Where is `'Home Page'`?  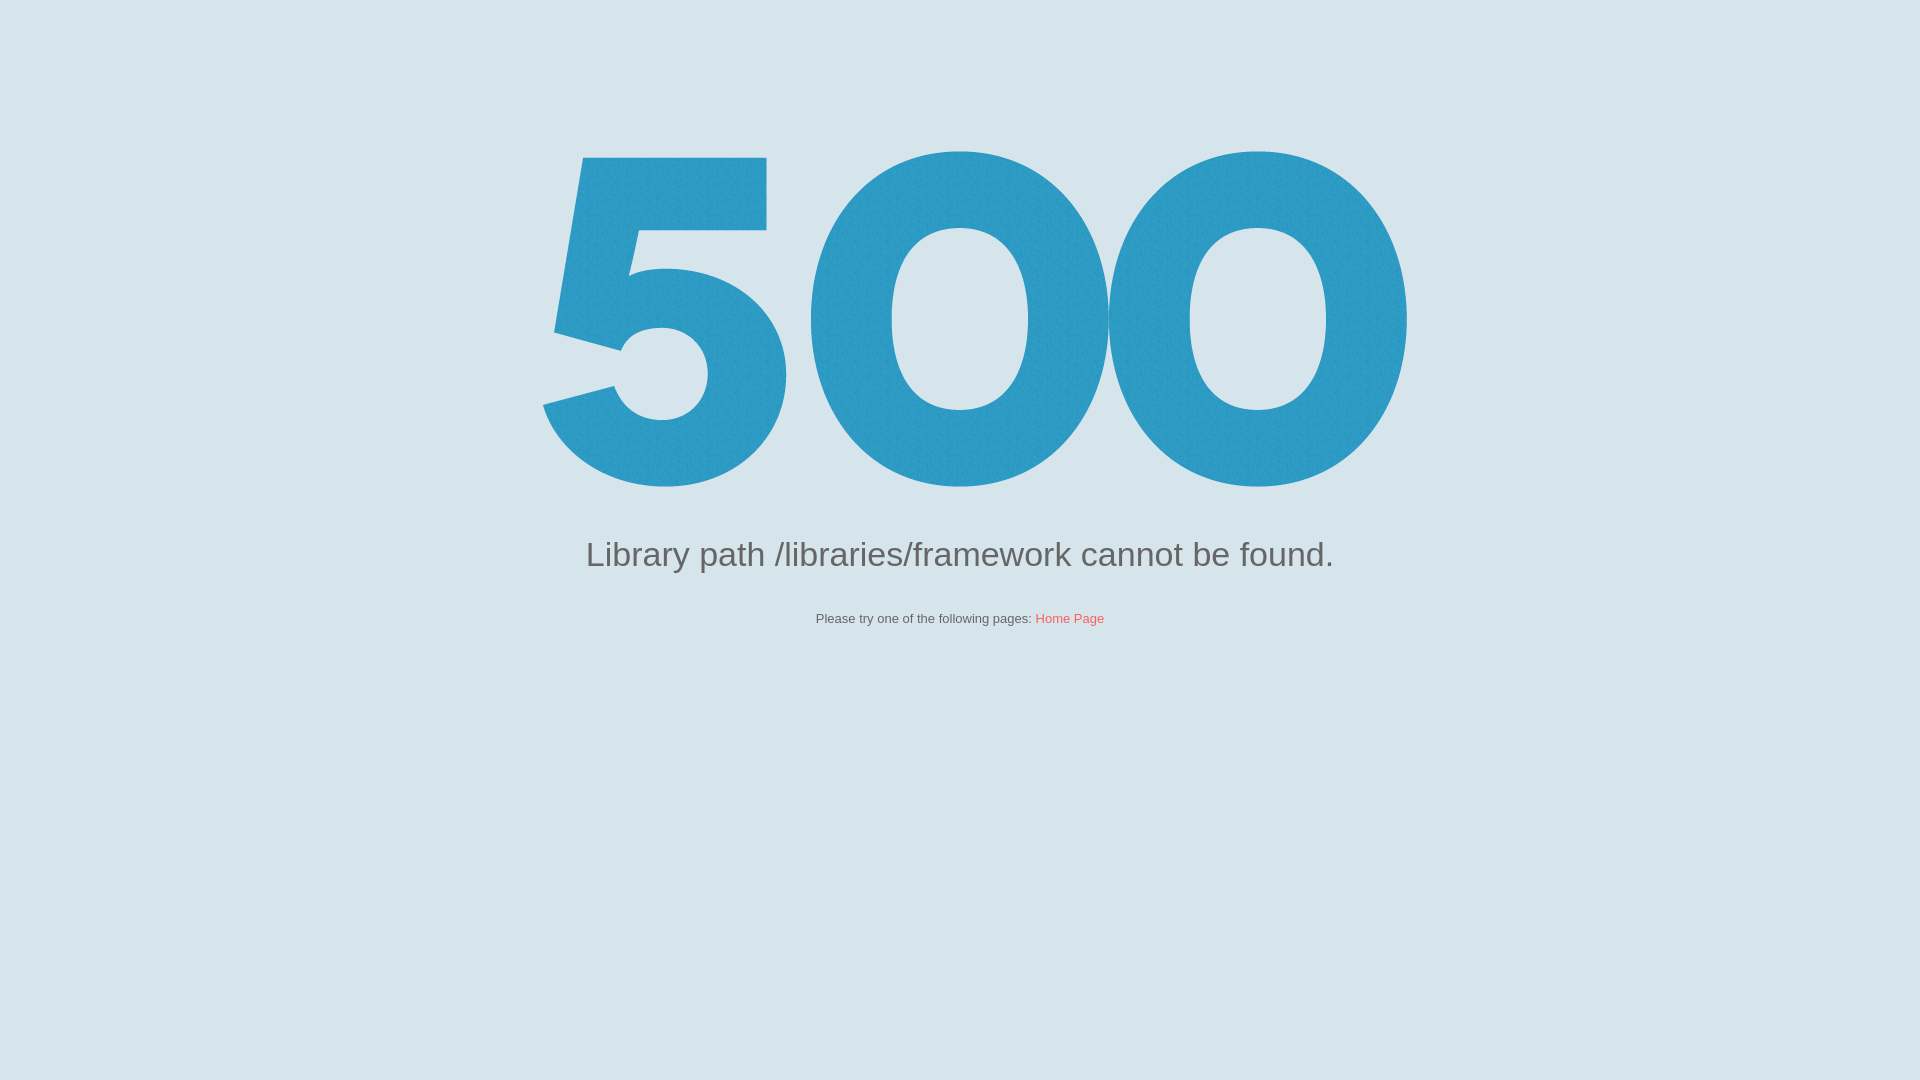
'Home Page' is located at coordinates (1069, 617).